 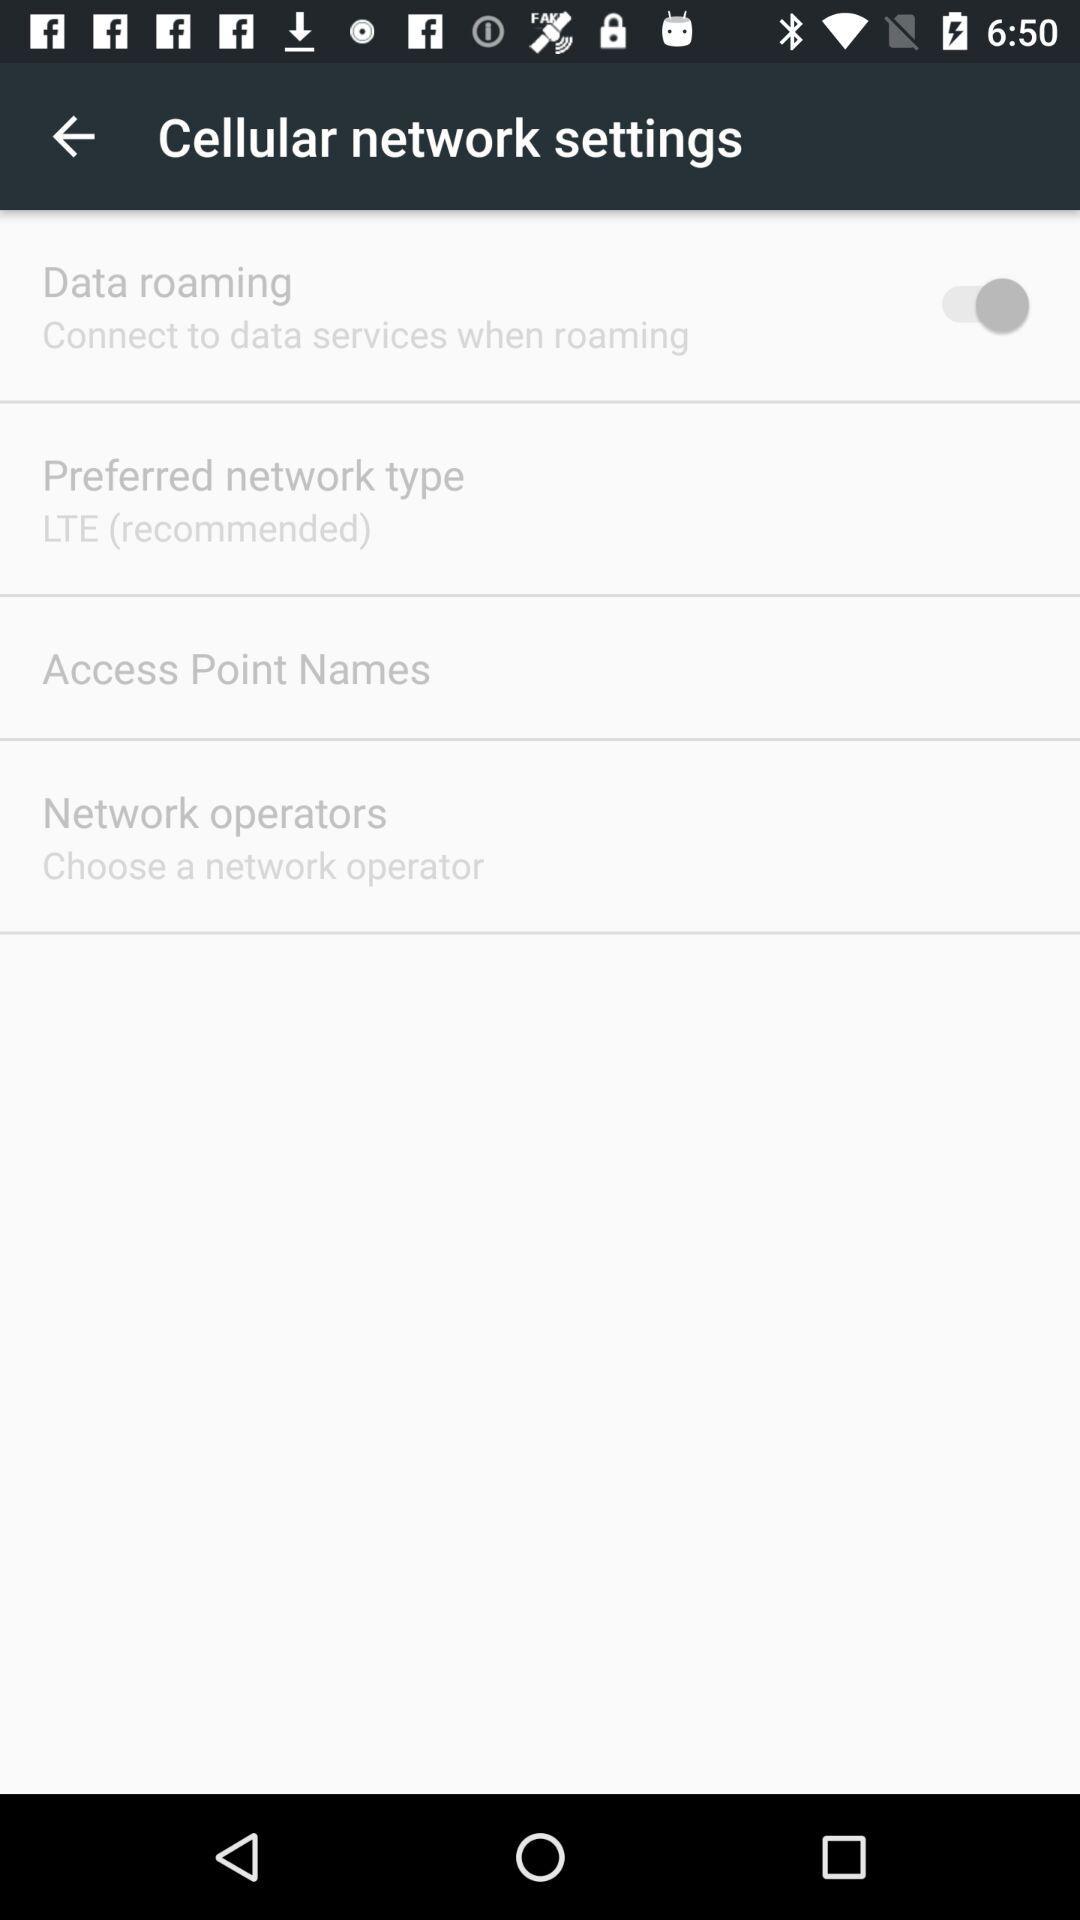 What do you see at coordinates (365, 333) in the screenshot?
I see `connect to data icon` at bounding box center [365, 333].